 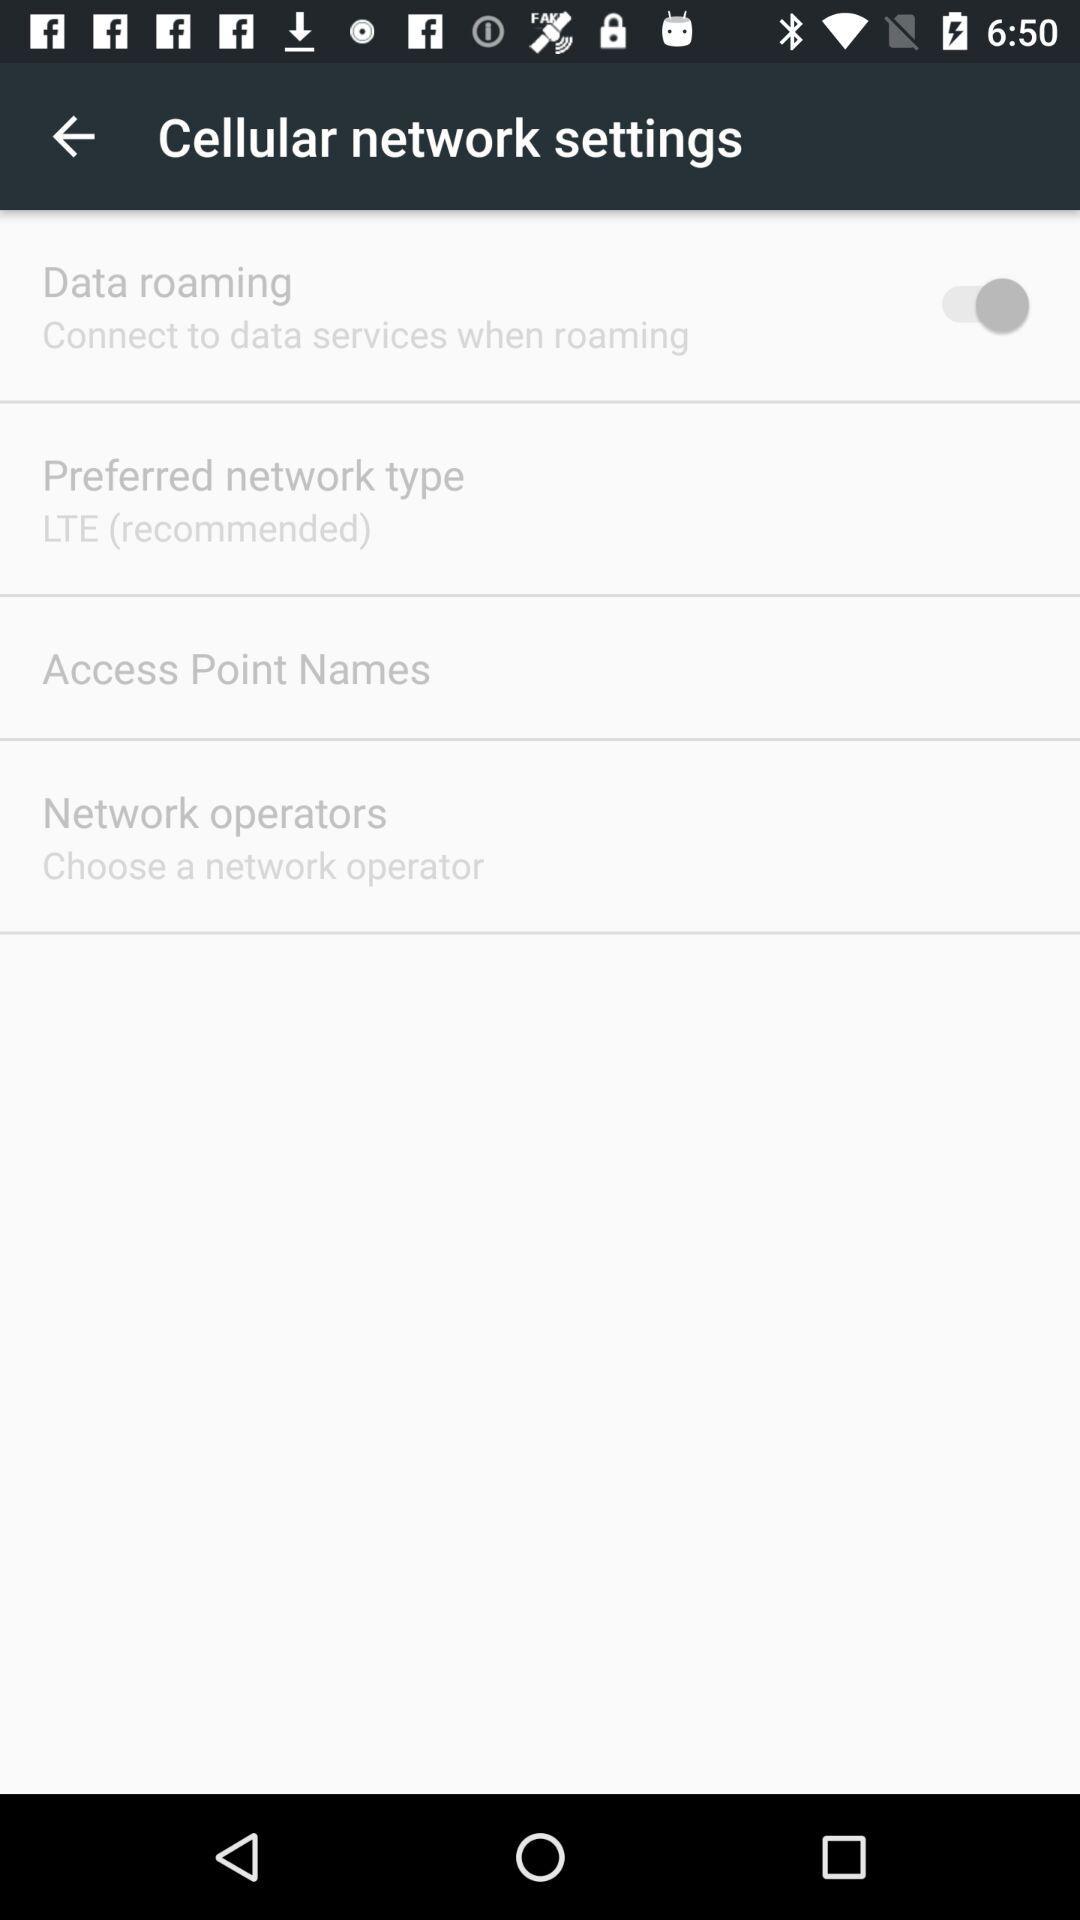 What do you see at coordinates (365, 333) in the screenshot?
I see `connect to data icon` at bounding box center [365, 333].